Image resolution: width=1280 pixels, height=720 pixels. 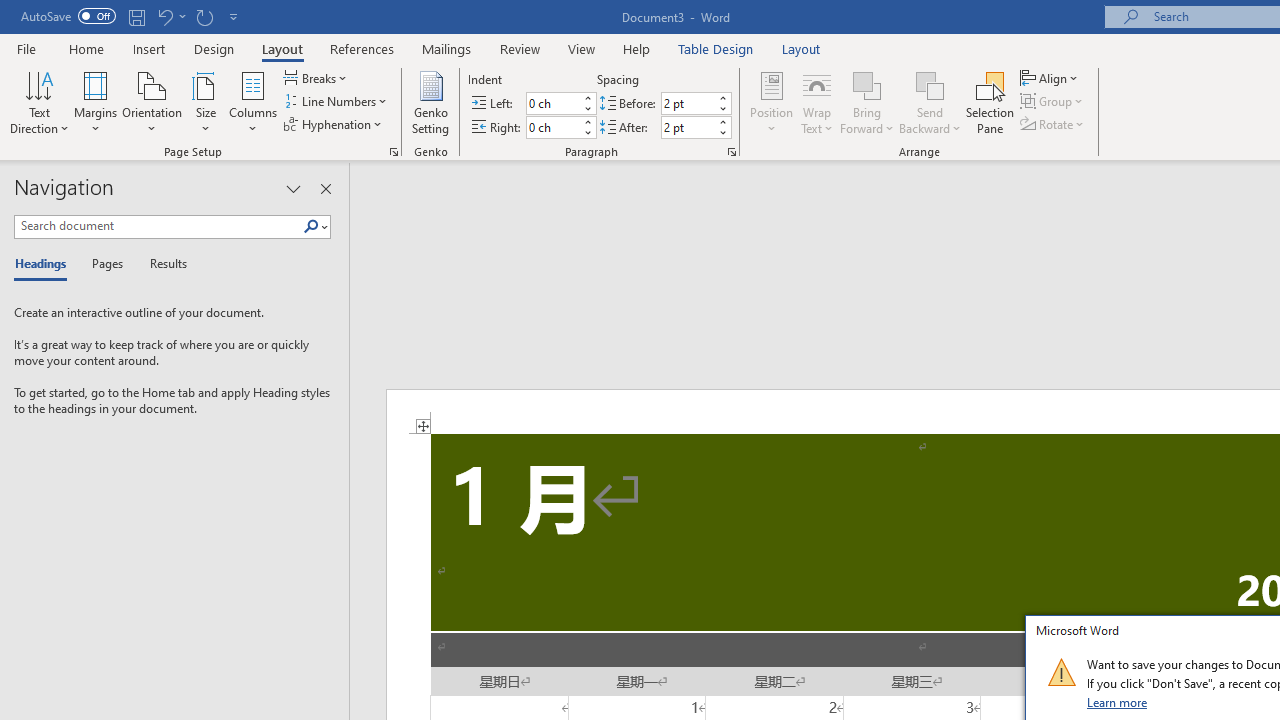 I want to click on 'Bring Forward', so click(x=867, y=103).